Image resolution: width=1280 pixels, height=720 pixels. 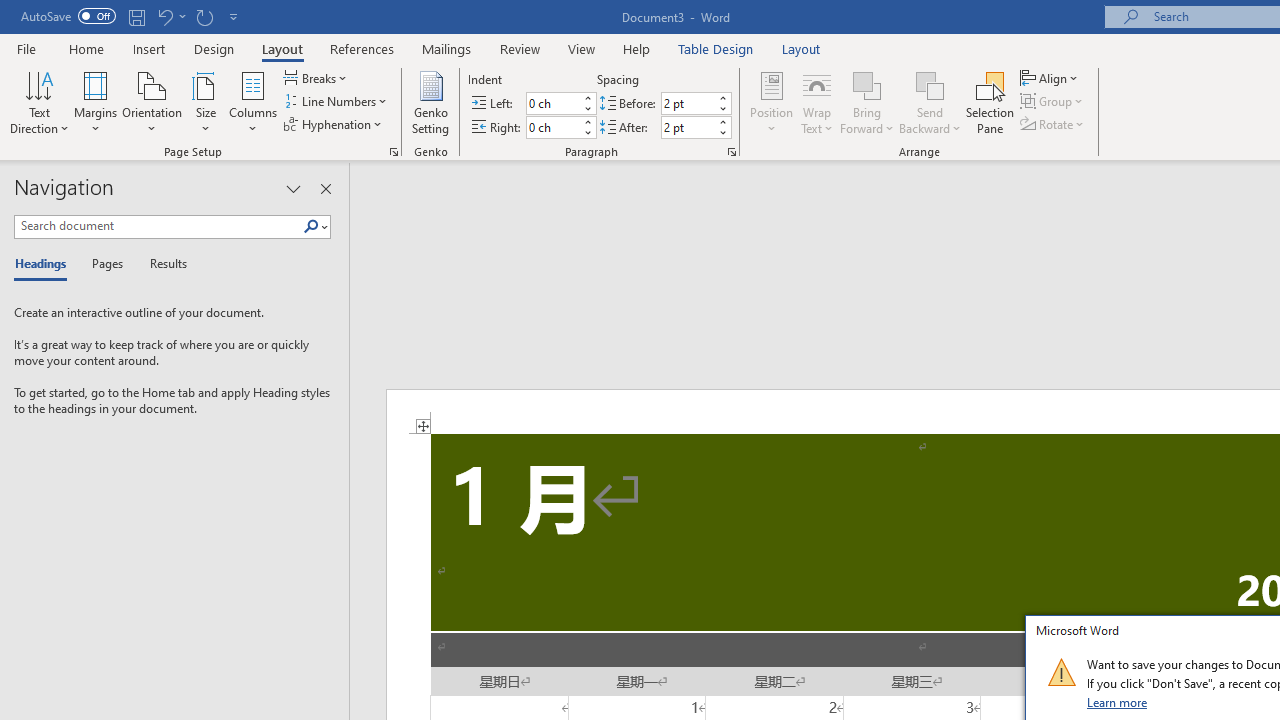 I want to click on 'Bring Forward', so click(x=867, y=103).